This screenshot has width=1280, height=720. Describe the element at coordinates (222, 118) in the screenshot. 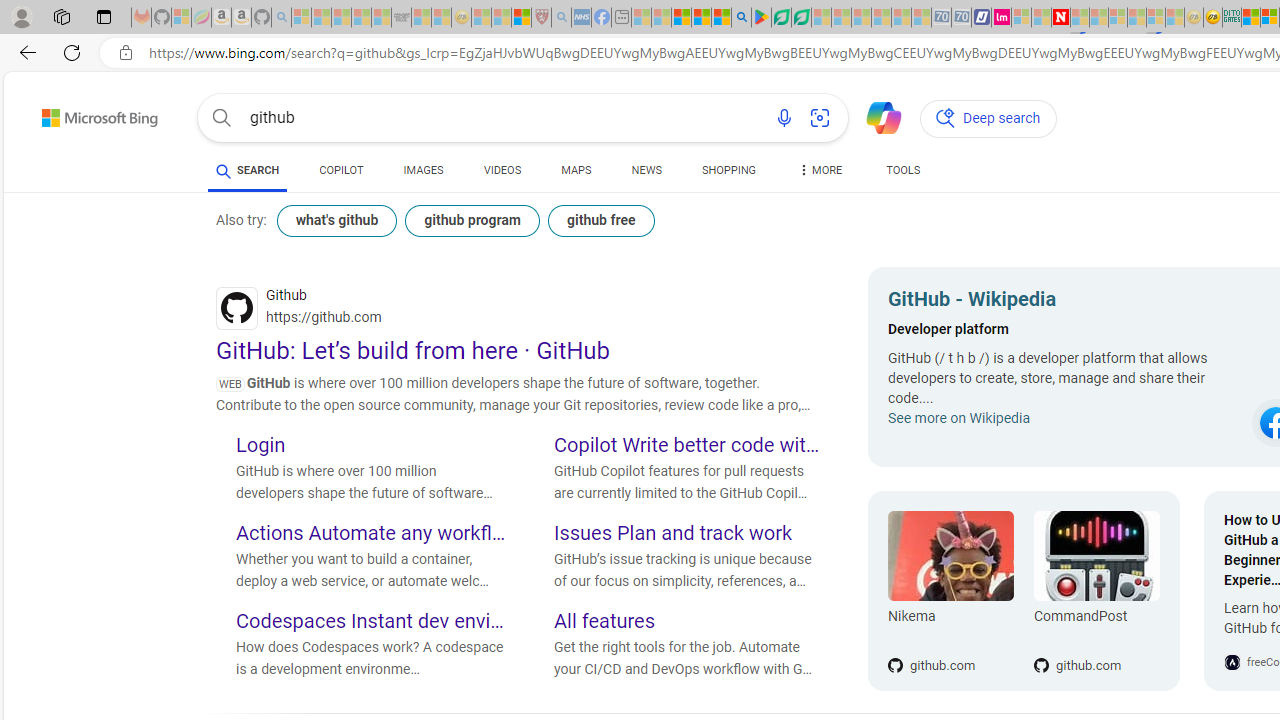

I see `'Search button'` at that location.